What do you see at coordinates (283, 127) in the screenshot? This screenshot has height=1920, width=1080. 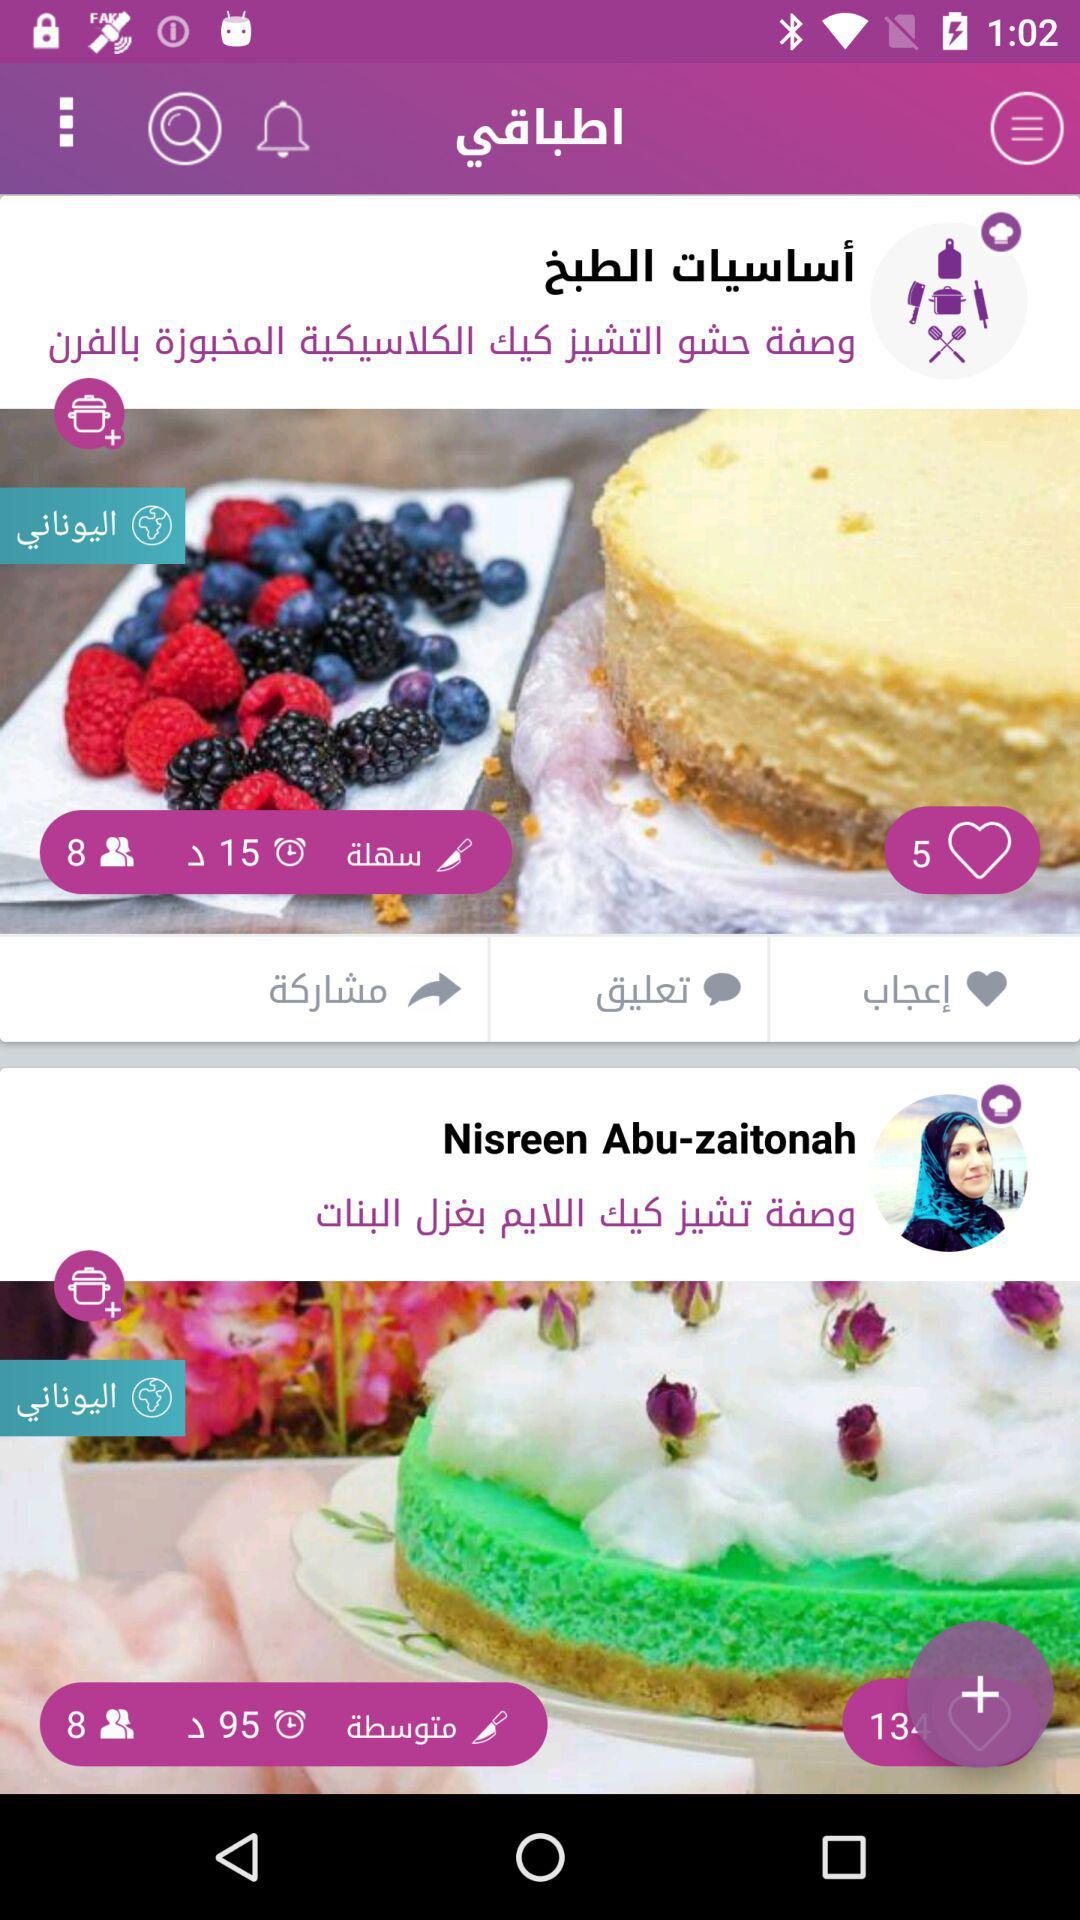 I see `the notifications icon` at bounding box center [283, 127].